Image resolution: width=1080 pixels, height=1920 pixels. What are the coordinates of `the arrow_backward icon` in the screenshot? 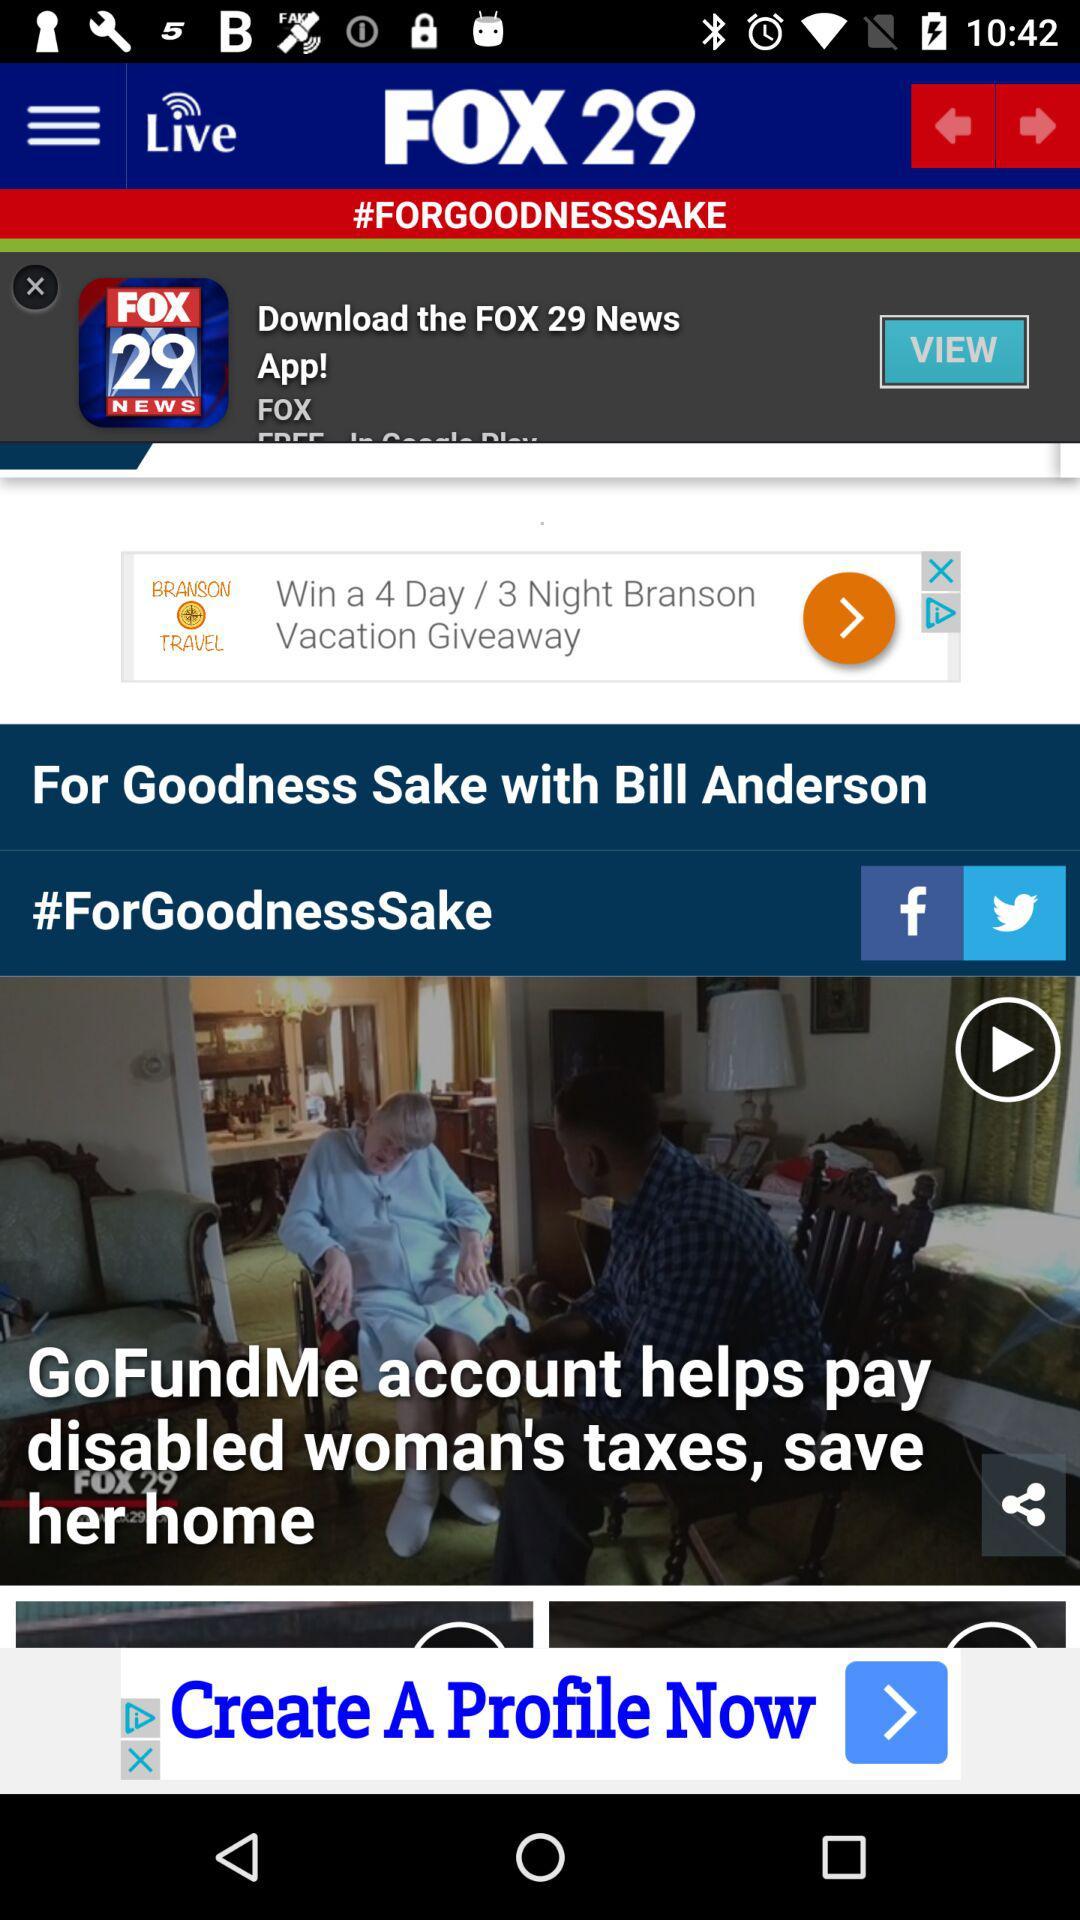 It's located at (952, 124).